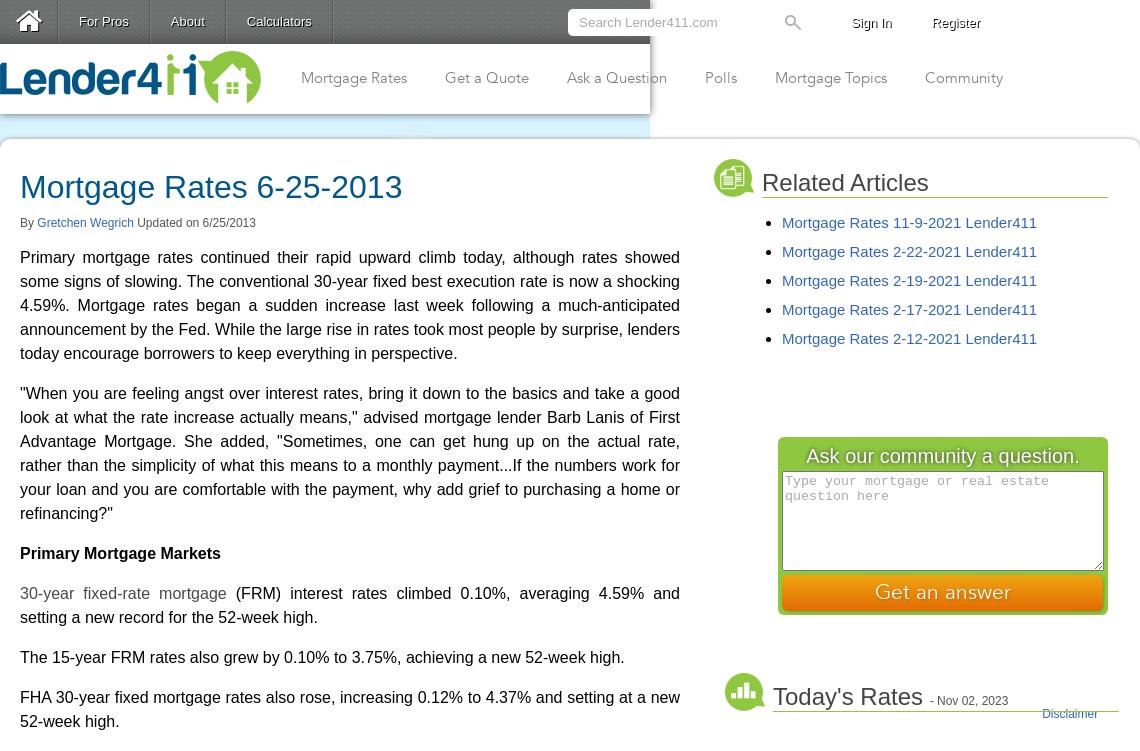 This screenshot has width=1140, height=751. Describe the element at coordinates (194, 222) in the screenshot. I see `'Updated on 6/25/2013'` at that location.